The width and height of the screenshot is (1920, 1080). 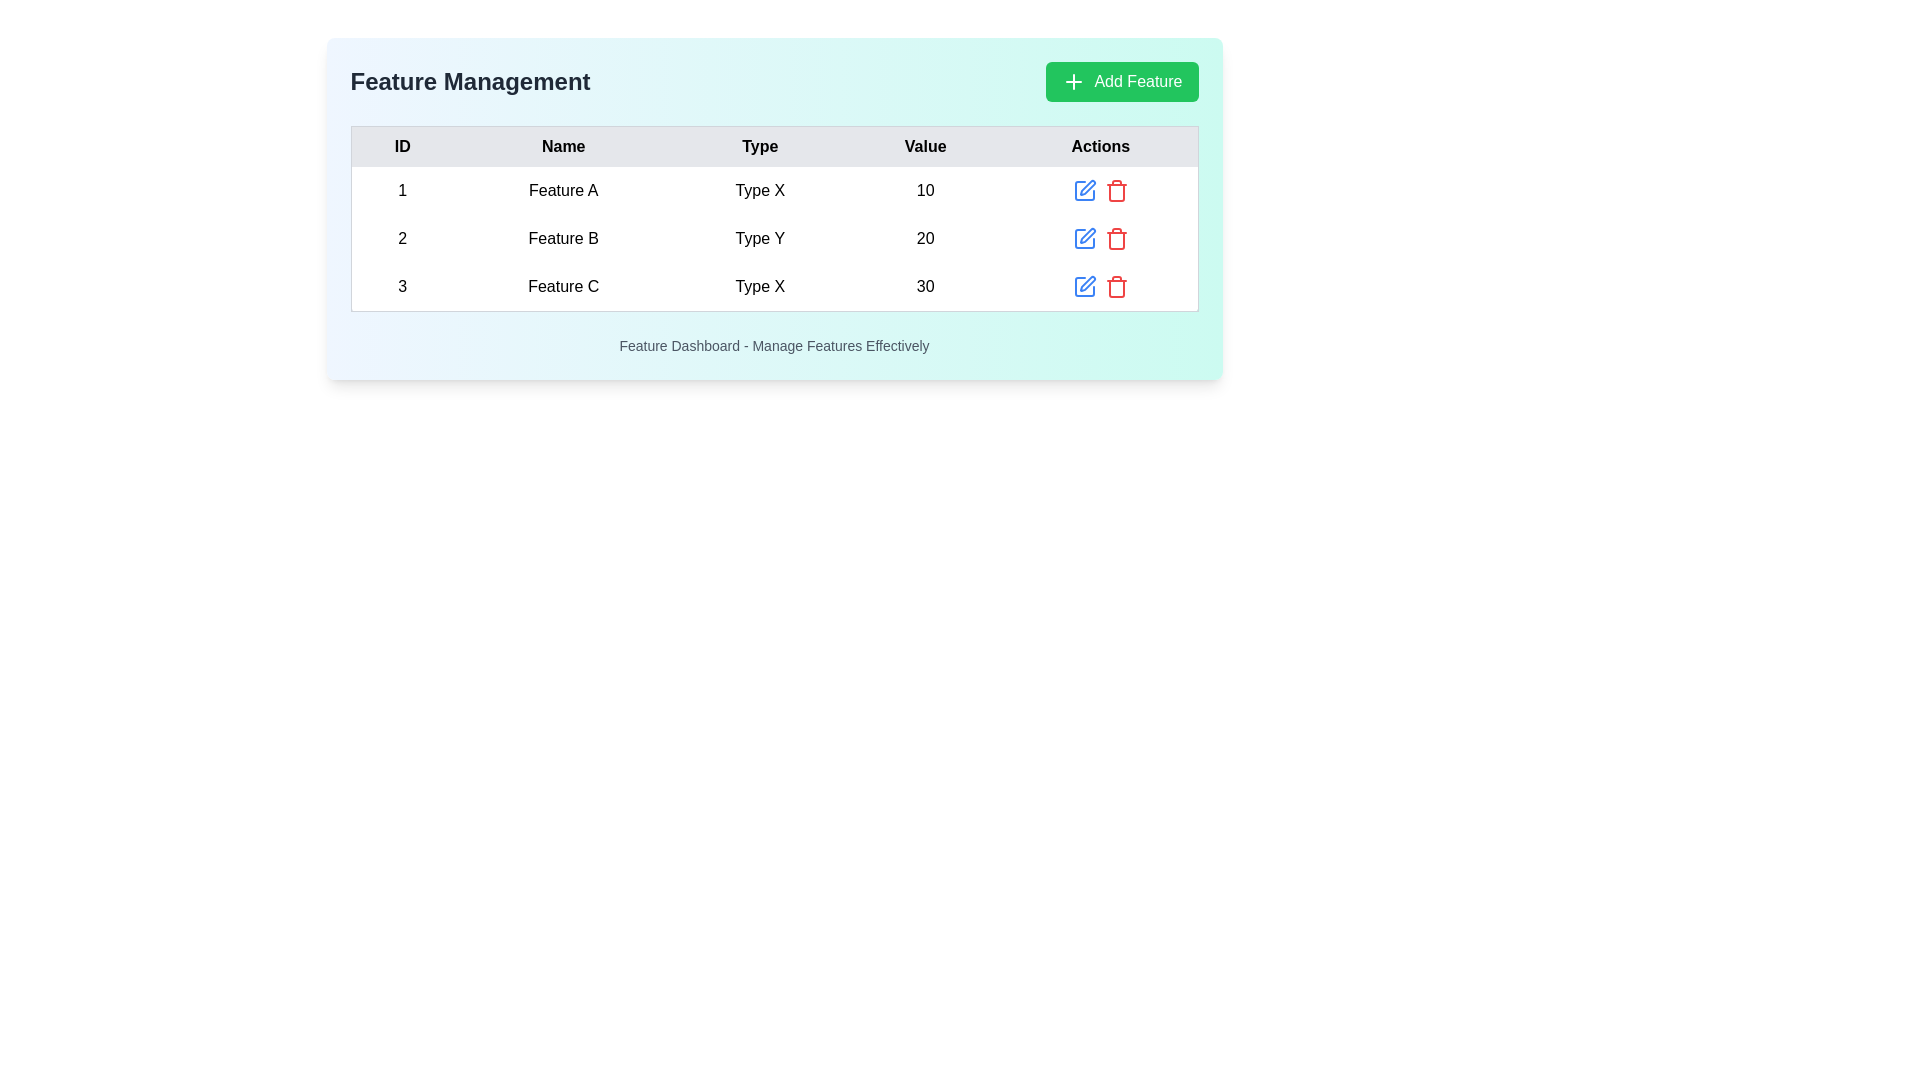 What do you see at coordinates (1122, 80) in the screenshot?
I see `the green button labeled 'Add Feature' to observe the hover effect` at bounding box center [1122, 80].